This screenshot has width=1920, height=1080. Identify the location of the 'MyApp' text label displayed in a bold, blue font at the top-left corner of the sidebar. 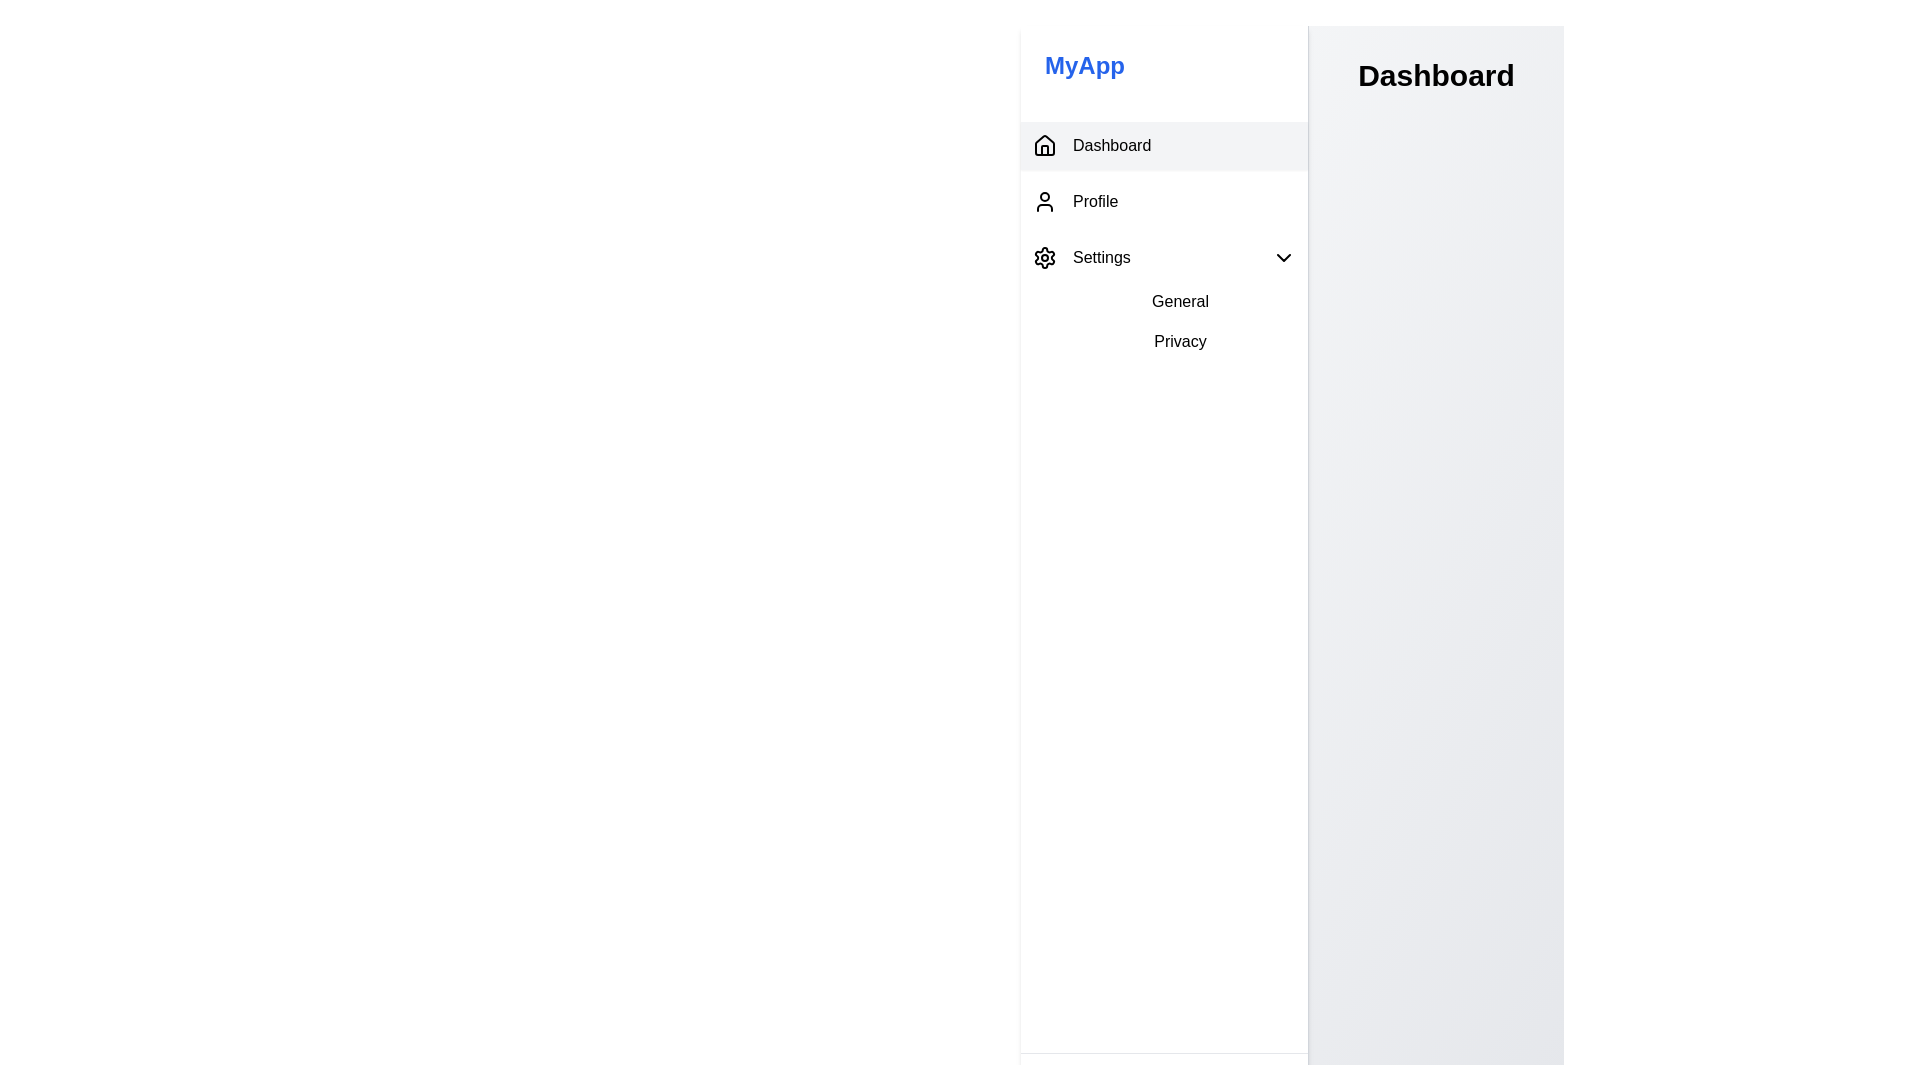
(1164, 64).